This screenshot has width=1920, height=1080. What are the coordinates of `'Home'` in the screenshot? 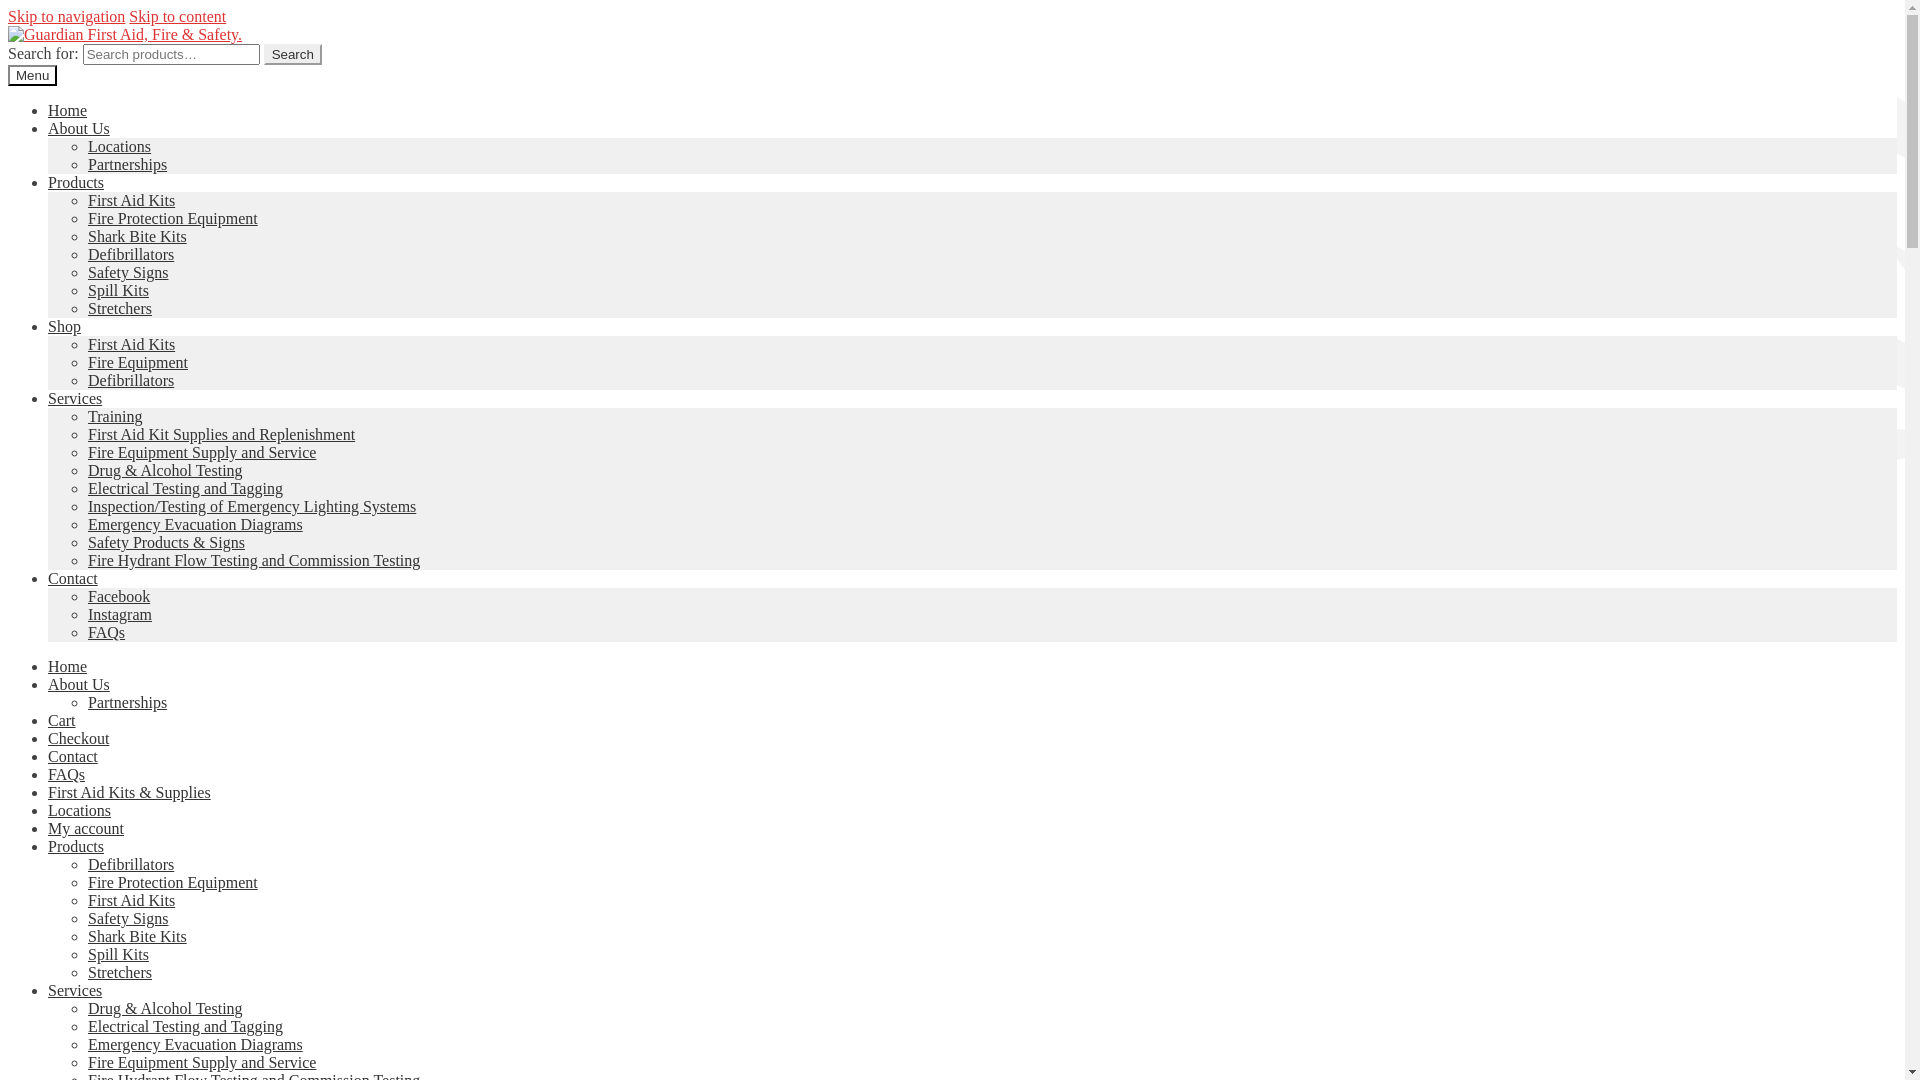 It's located at (67, 110).